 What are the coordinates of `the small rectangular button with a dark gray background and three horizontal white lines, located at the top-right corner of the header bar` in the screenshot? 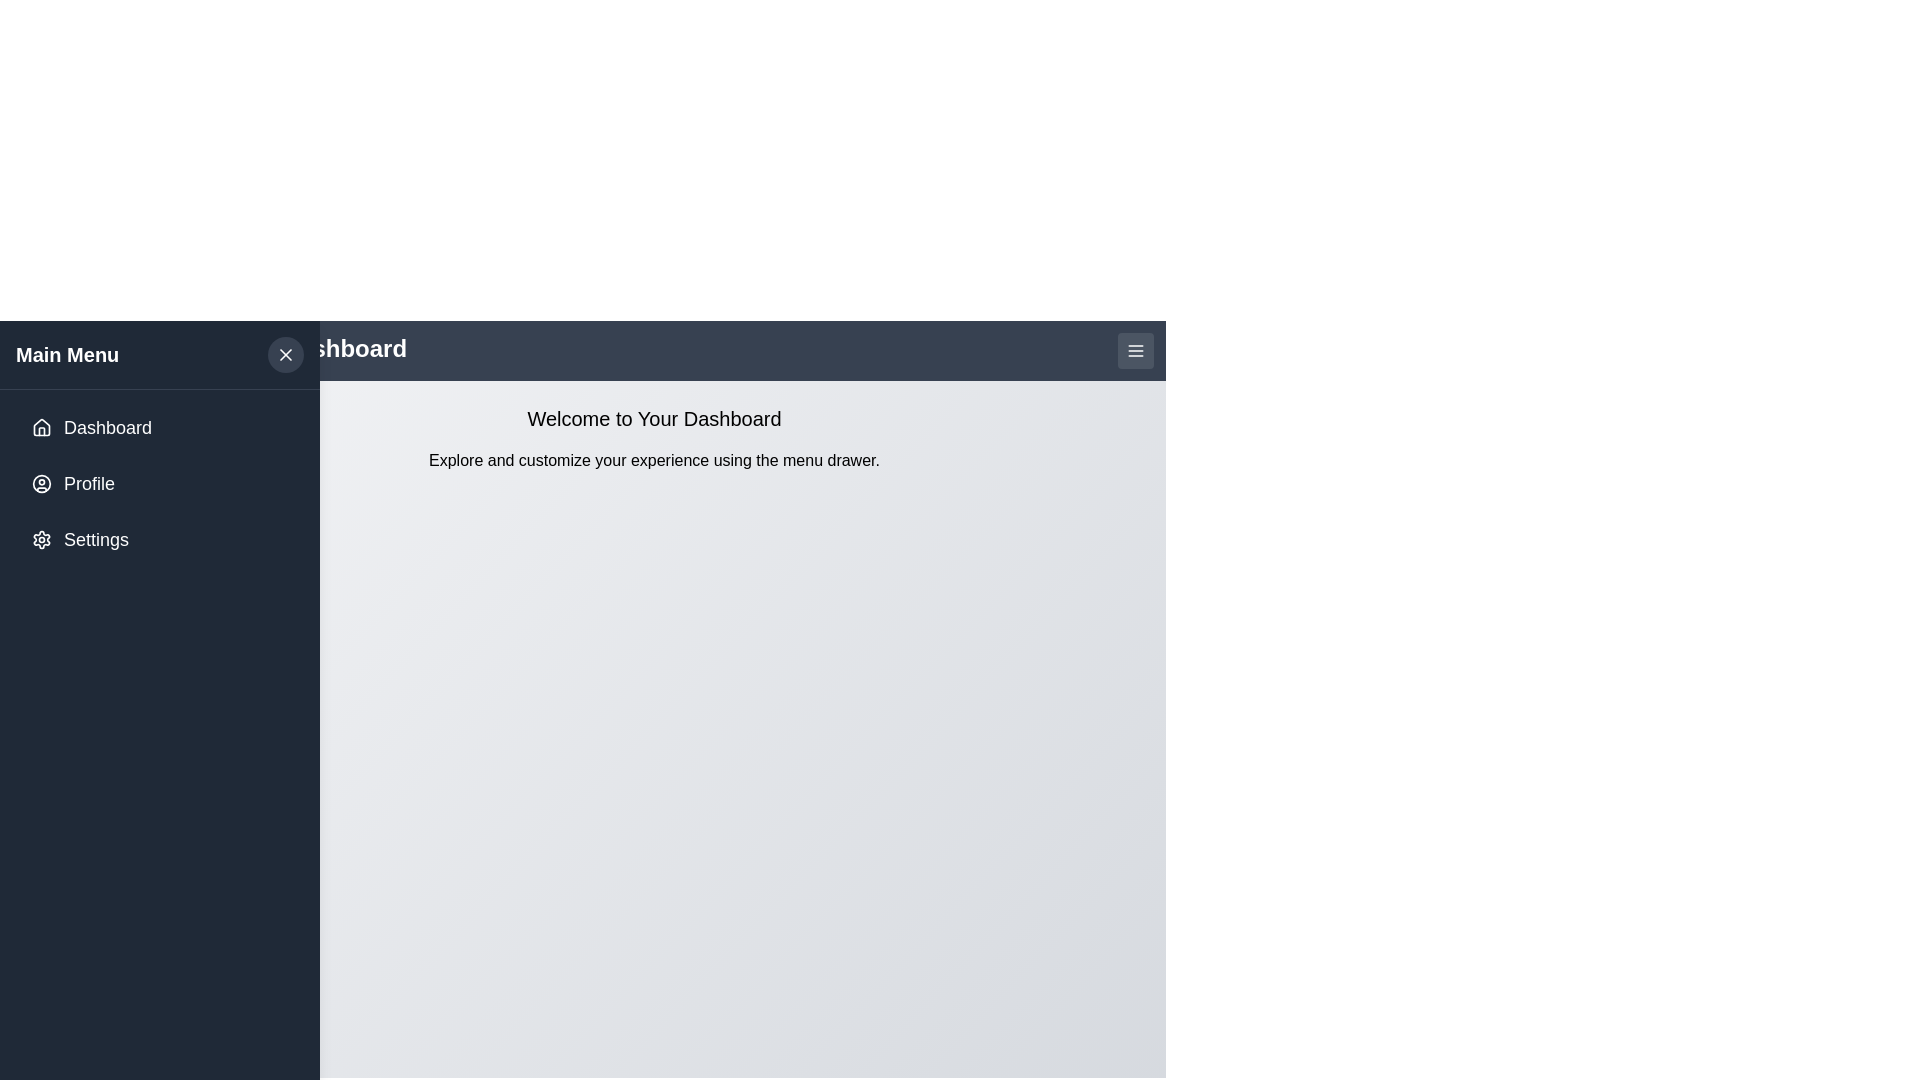 It's located at (1136, 350).